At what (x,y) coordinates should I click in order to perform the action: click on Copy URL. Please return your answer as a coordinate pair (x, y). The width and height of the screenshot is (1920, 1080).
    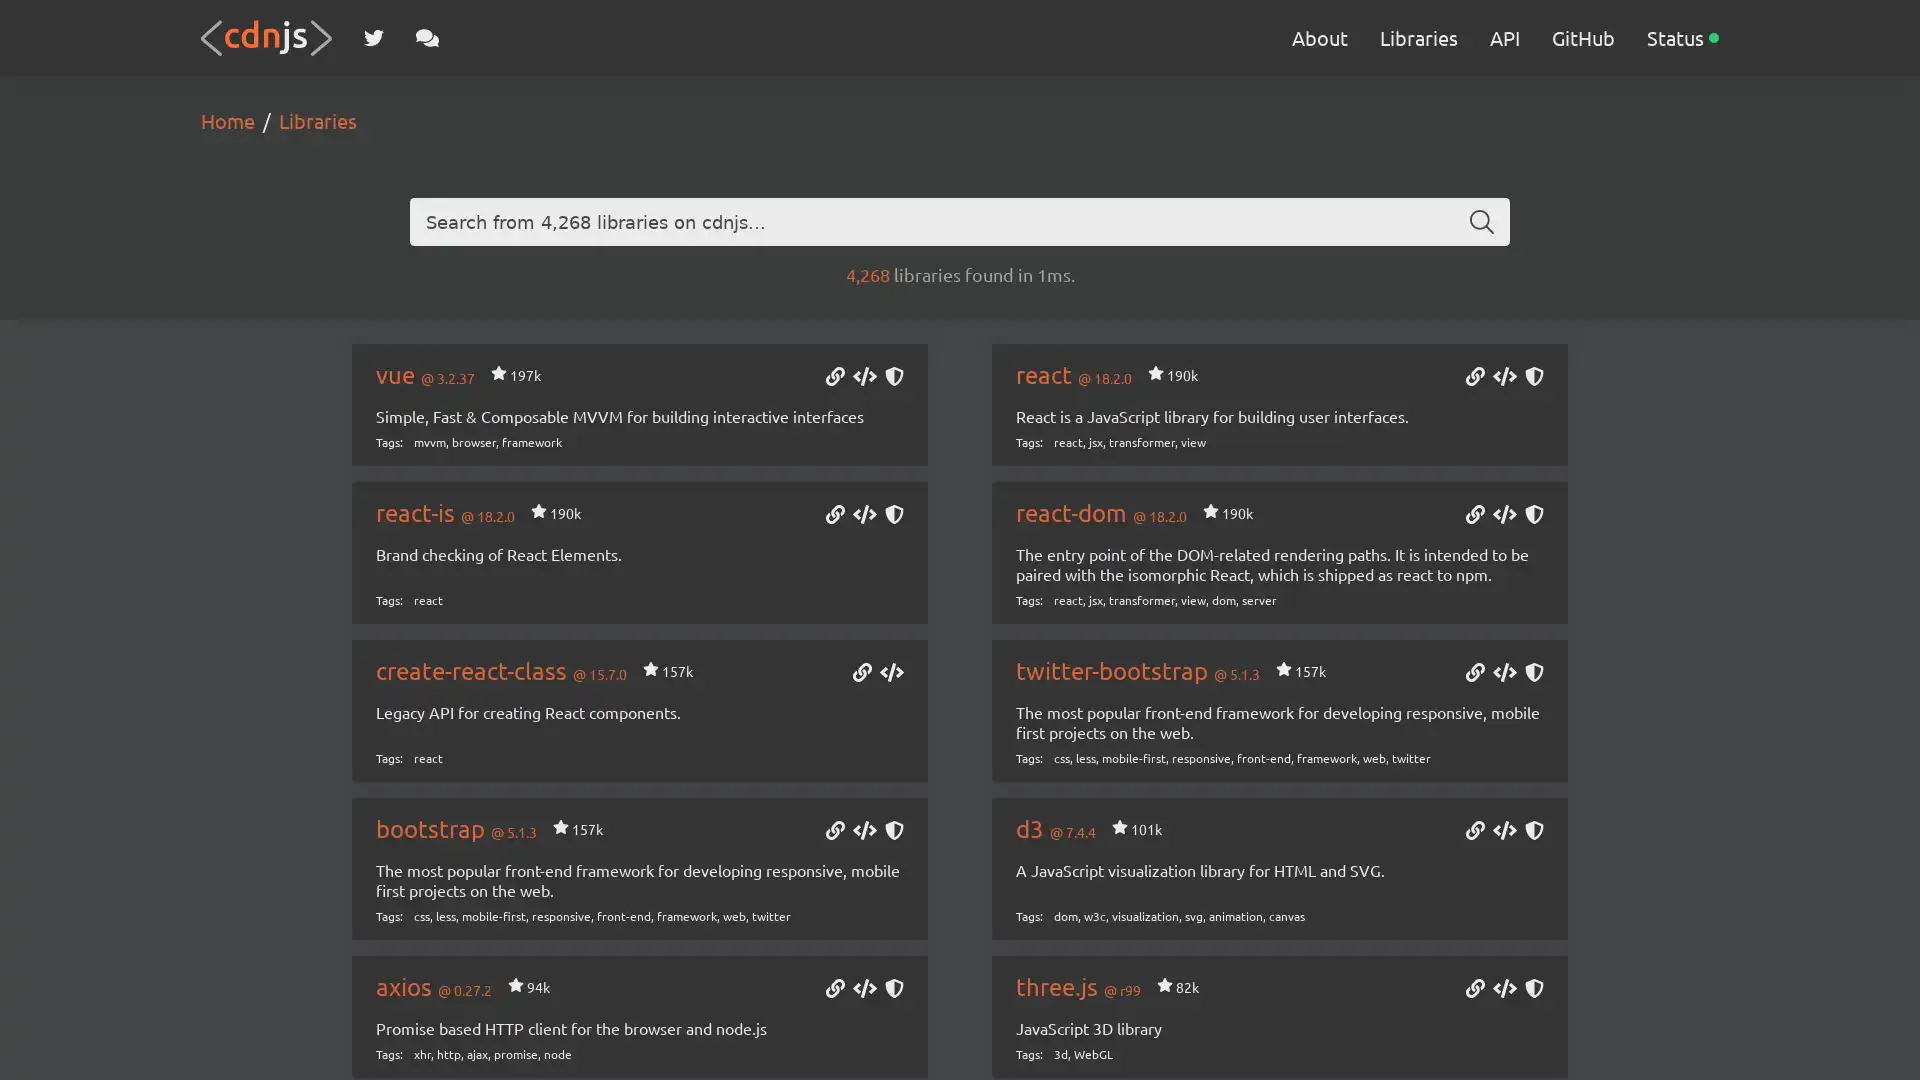
    Looking at the image, I should click on (1474, 832).